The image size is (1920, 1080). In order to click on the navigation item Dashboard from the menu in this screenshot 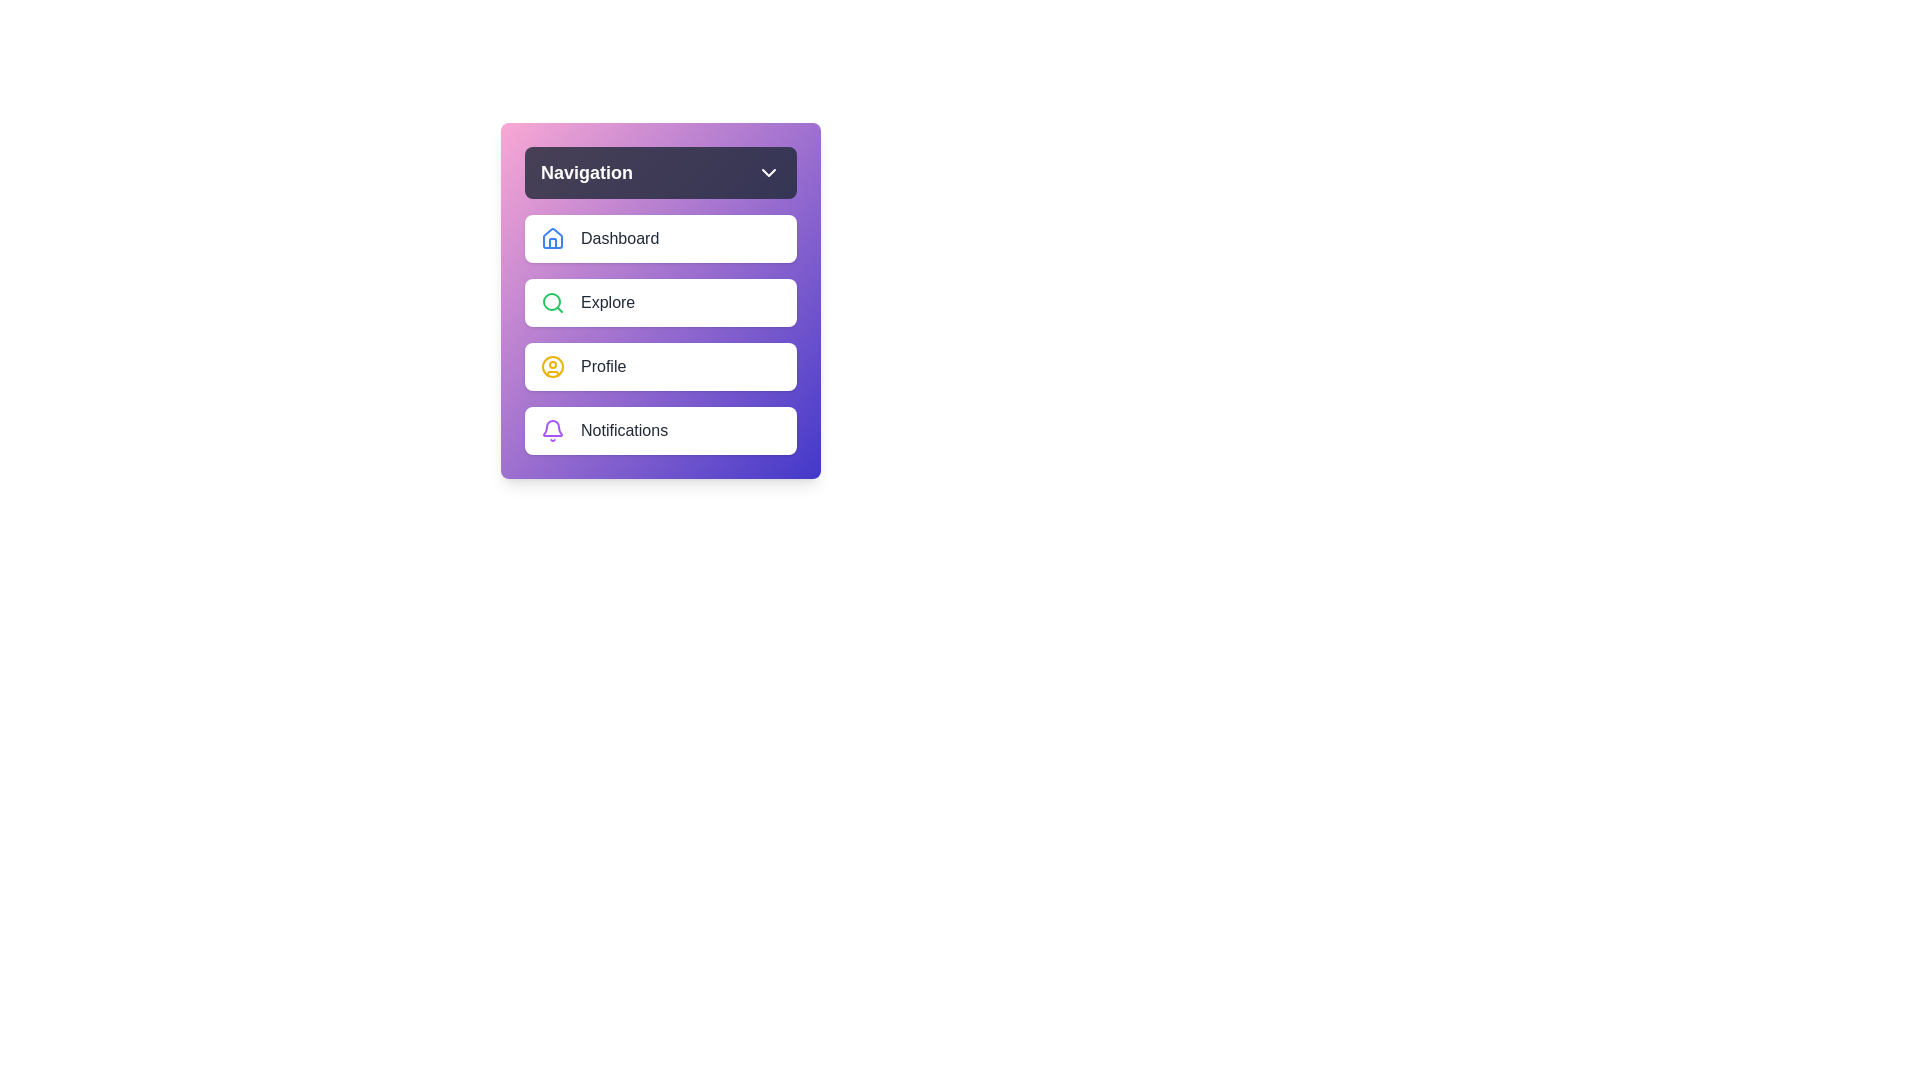, I will do `click(661, 238)`.